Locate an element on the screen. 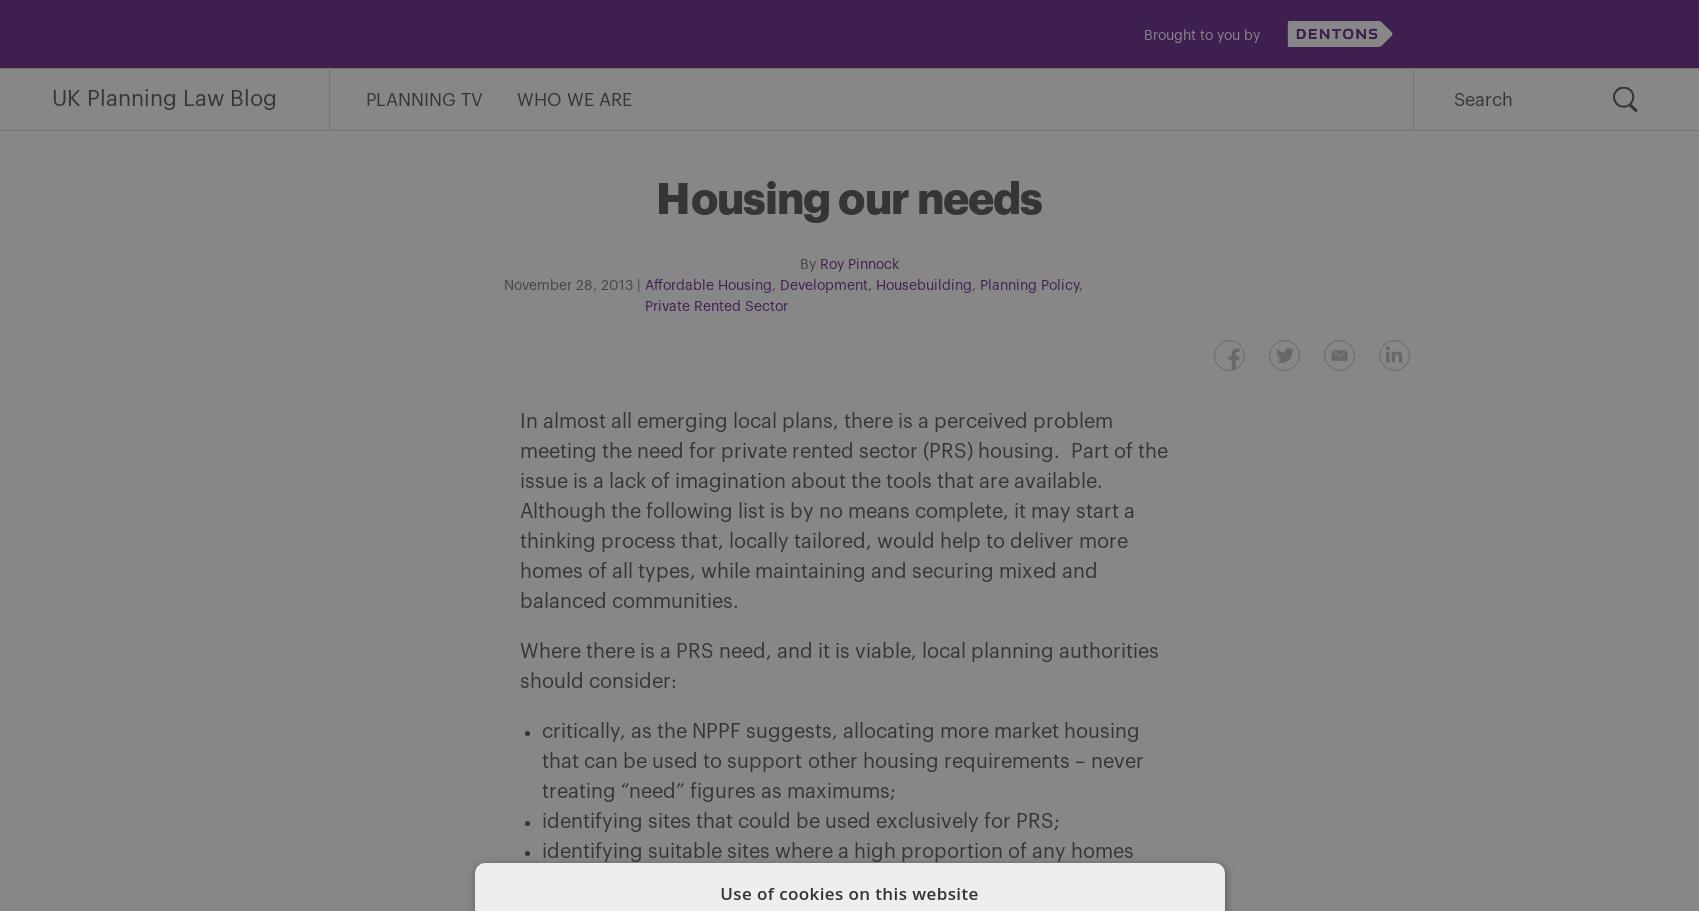 This screenshot has height=911, width=1699. 'Share via email' is located at coordinates (758, 356).